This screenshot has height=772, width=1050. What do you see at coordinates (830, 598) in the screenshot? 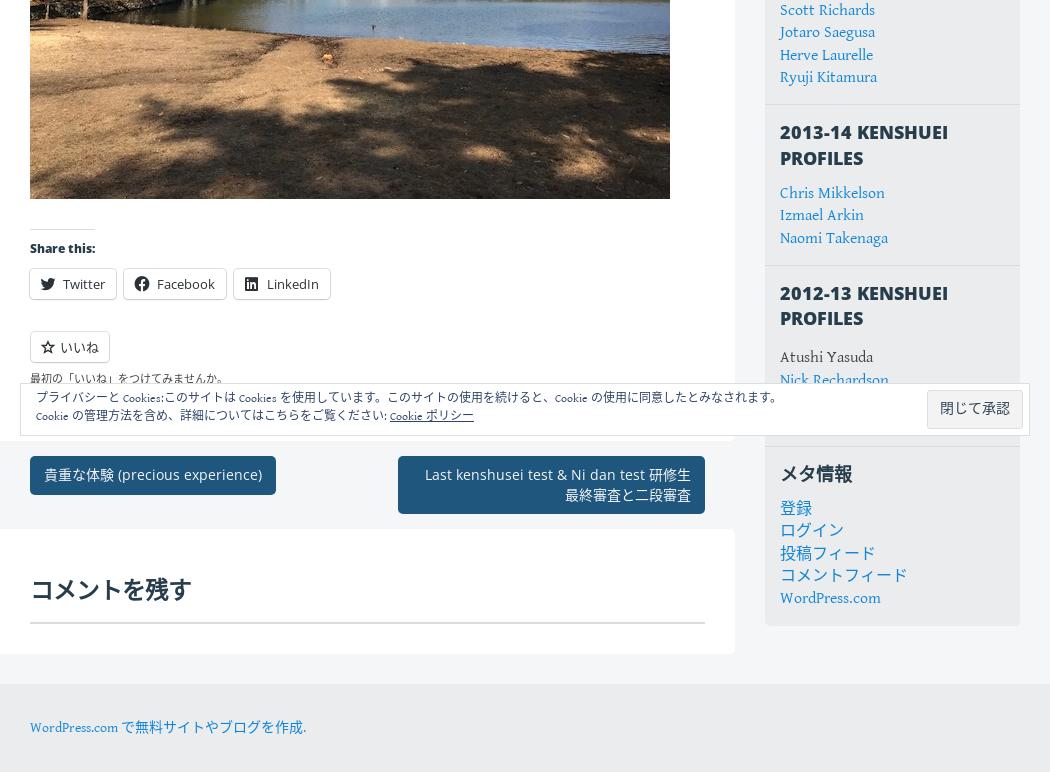
I see `'WordPress.com'` at bounding box center [830, 598].